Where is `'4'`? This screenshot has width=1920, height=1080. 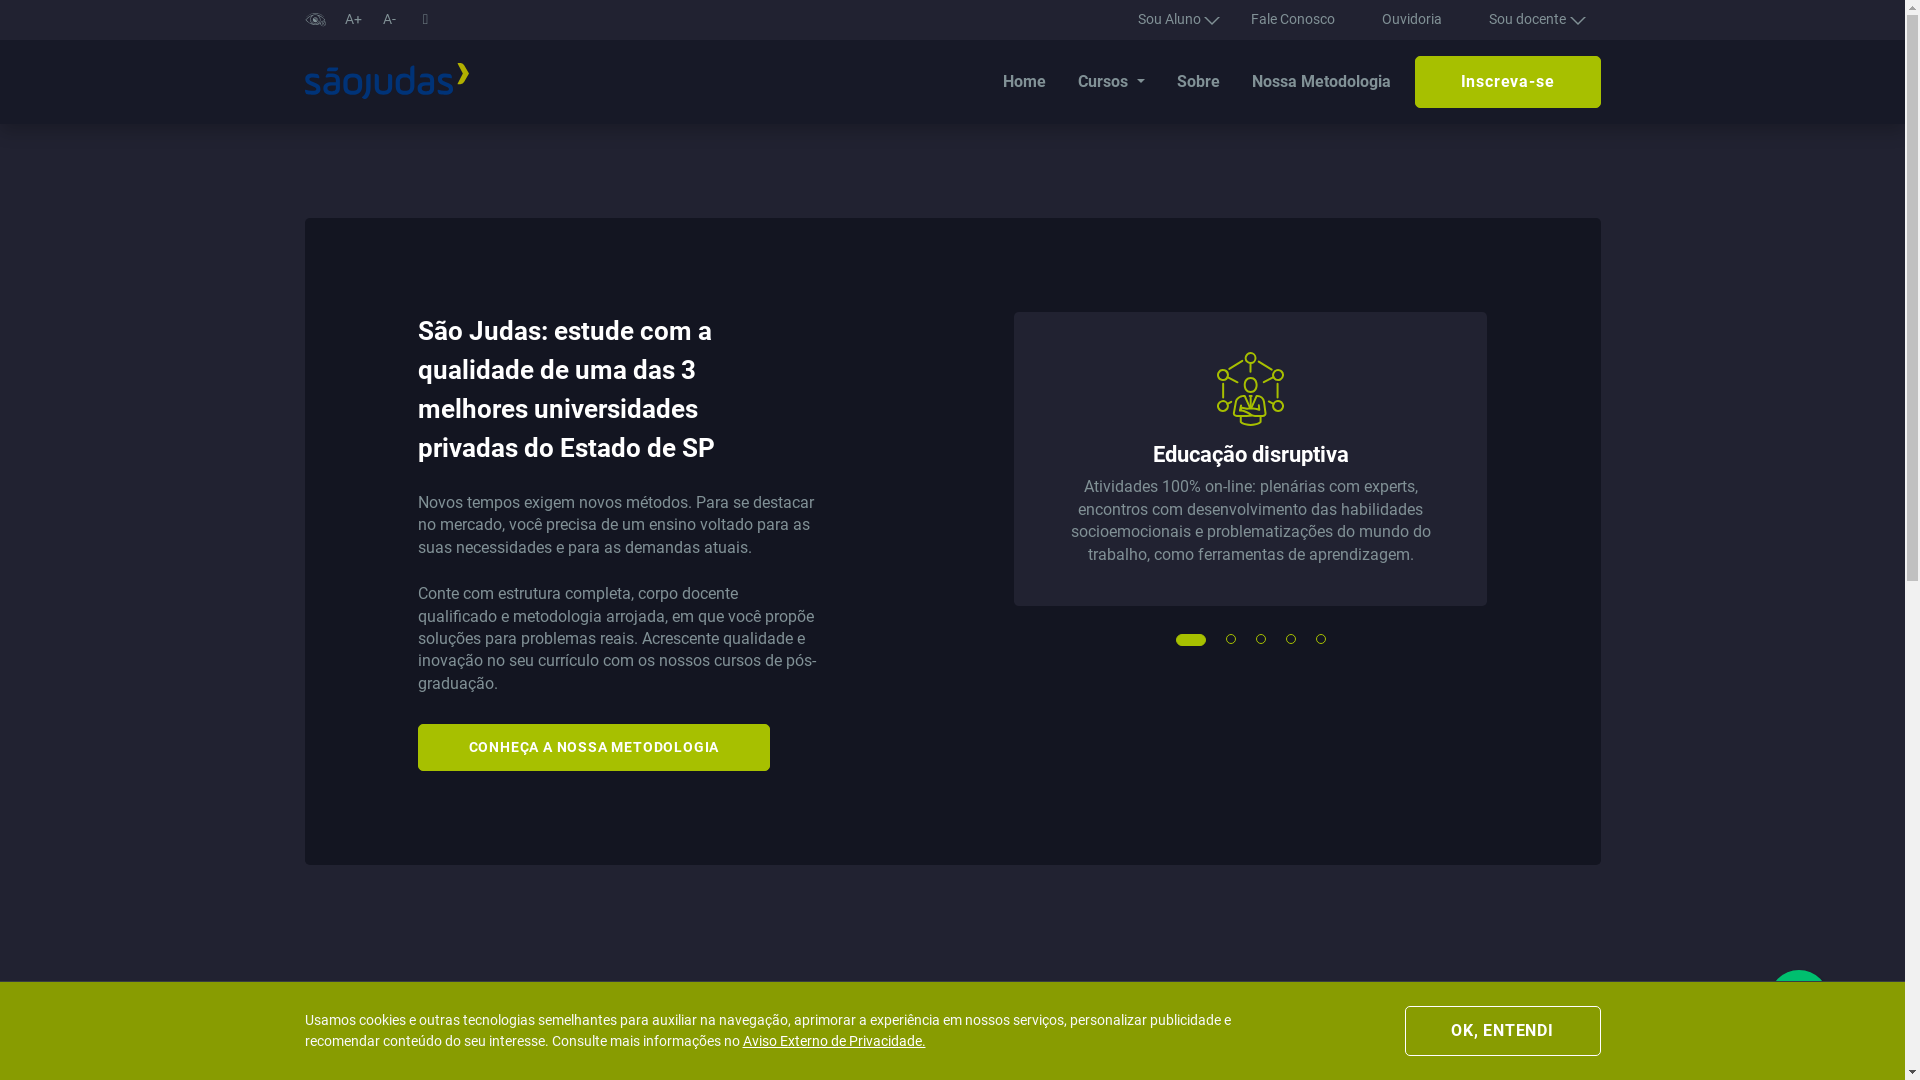 '4' is located at coordinates (1291, 640).